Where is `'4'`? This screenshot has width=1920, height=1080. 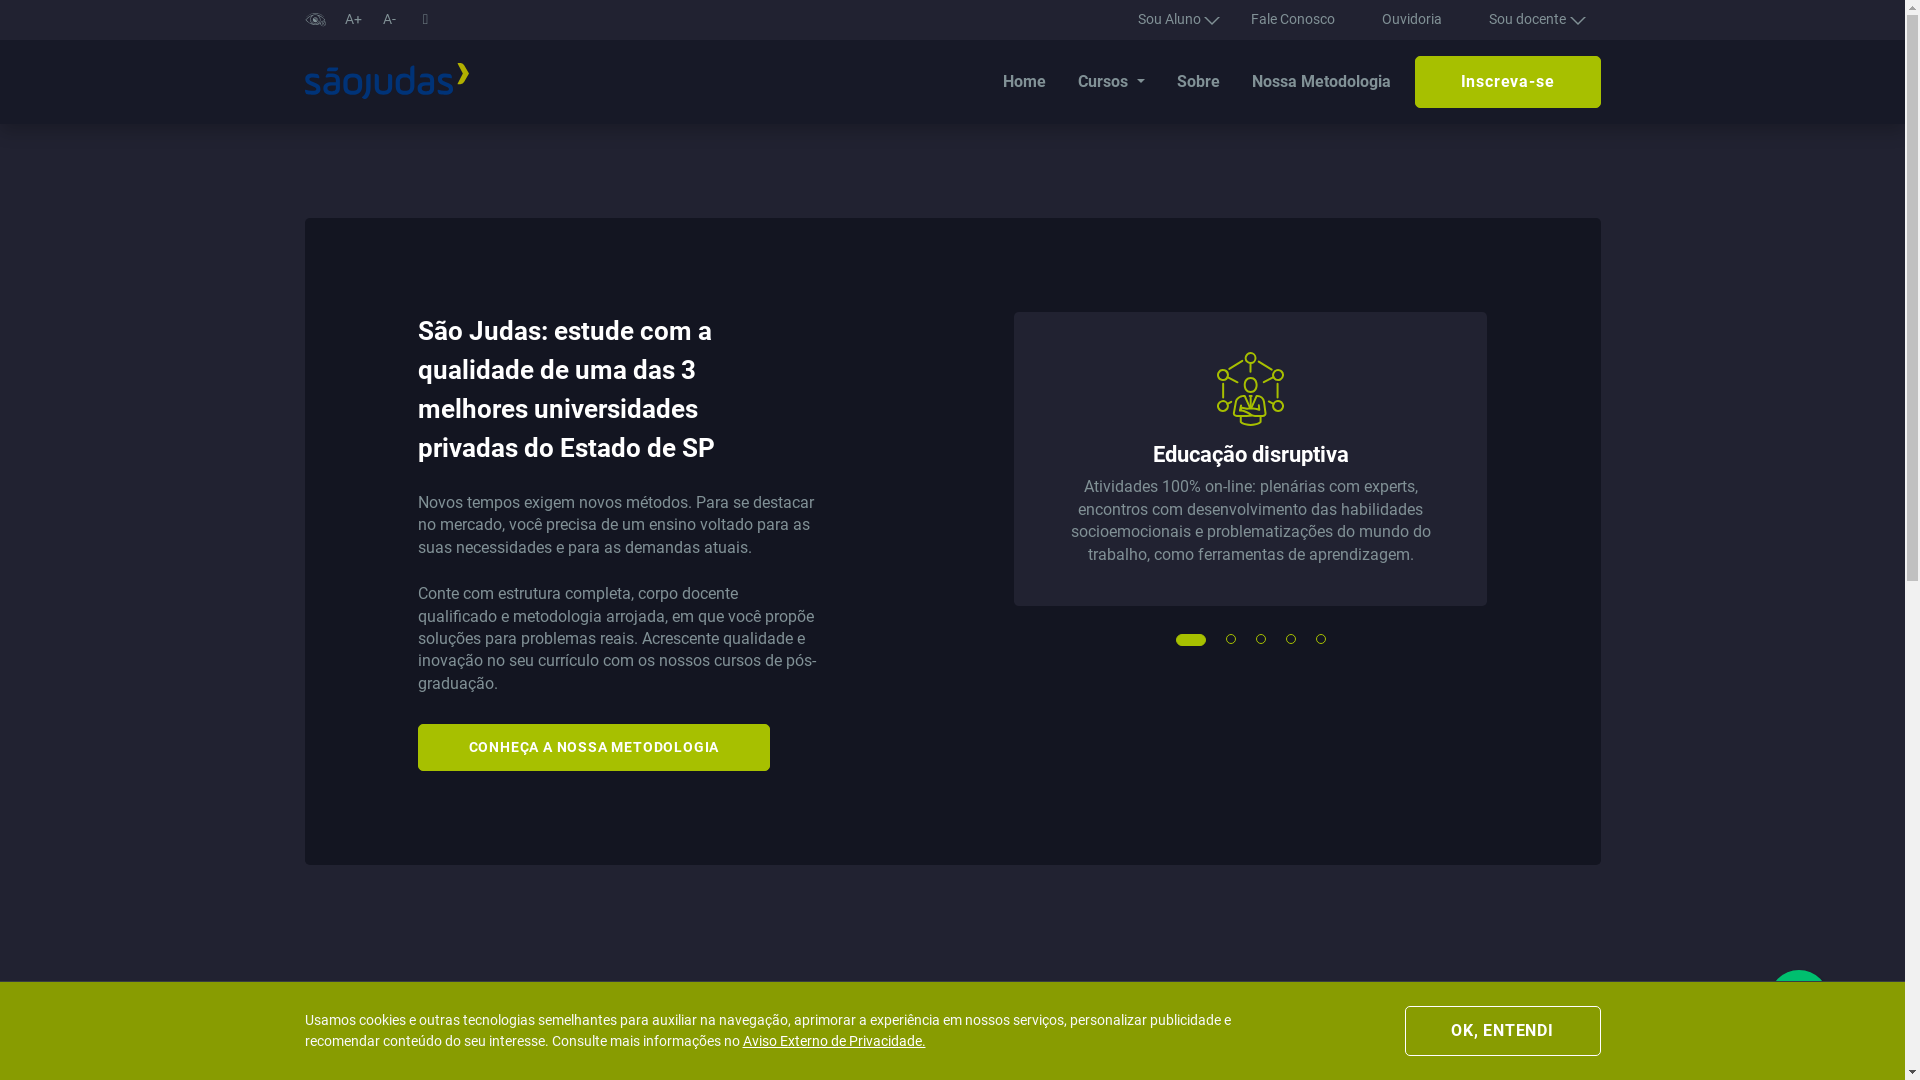 '4' is located at coordinates (1291, 640).